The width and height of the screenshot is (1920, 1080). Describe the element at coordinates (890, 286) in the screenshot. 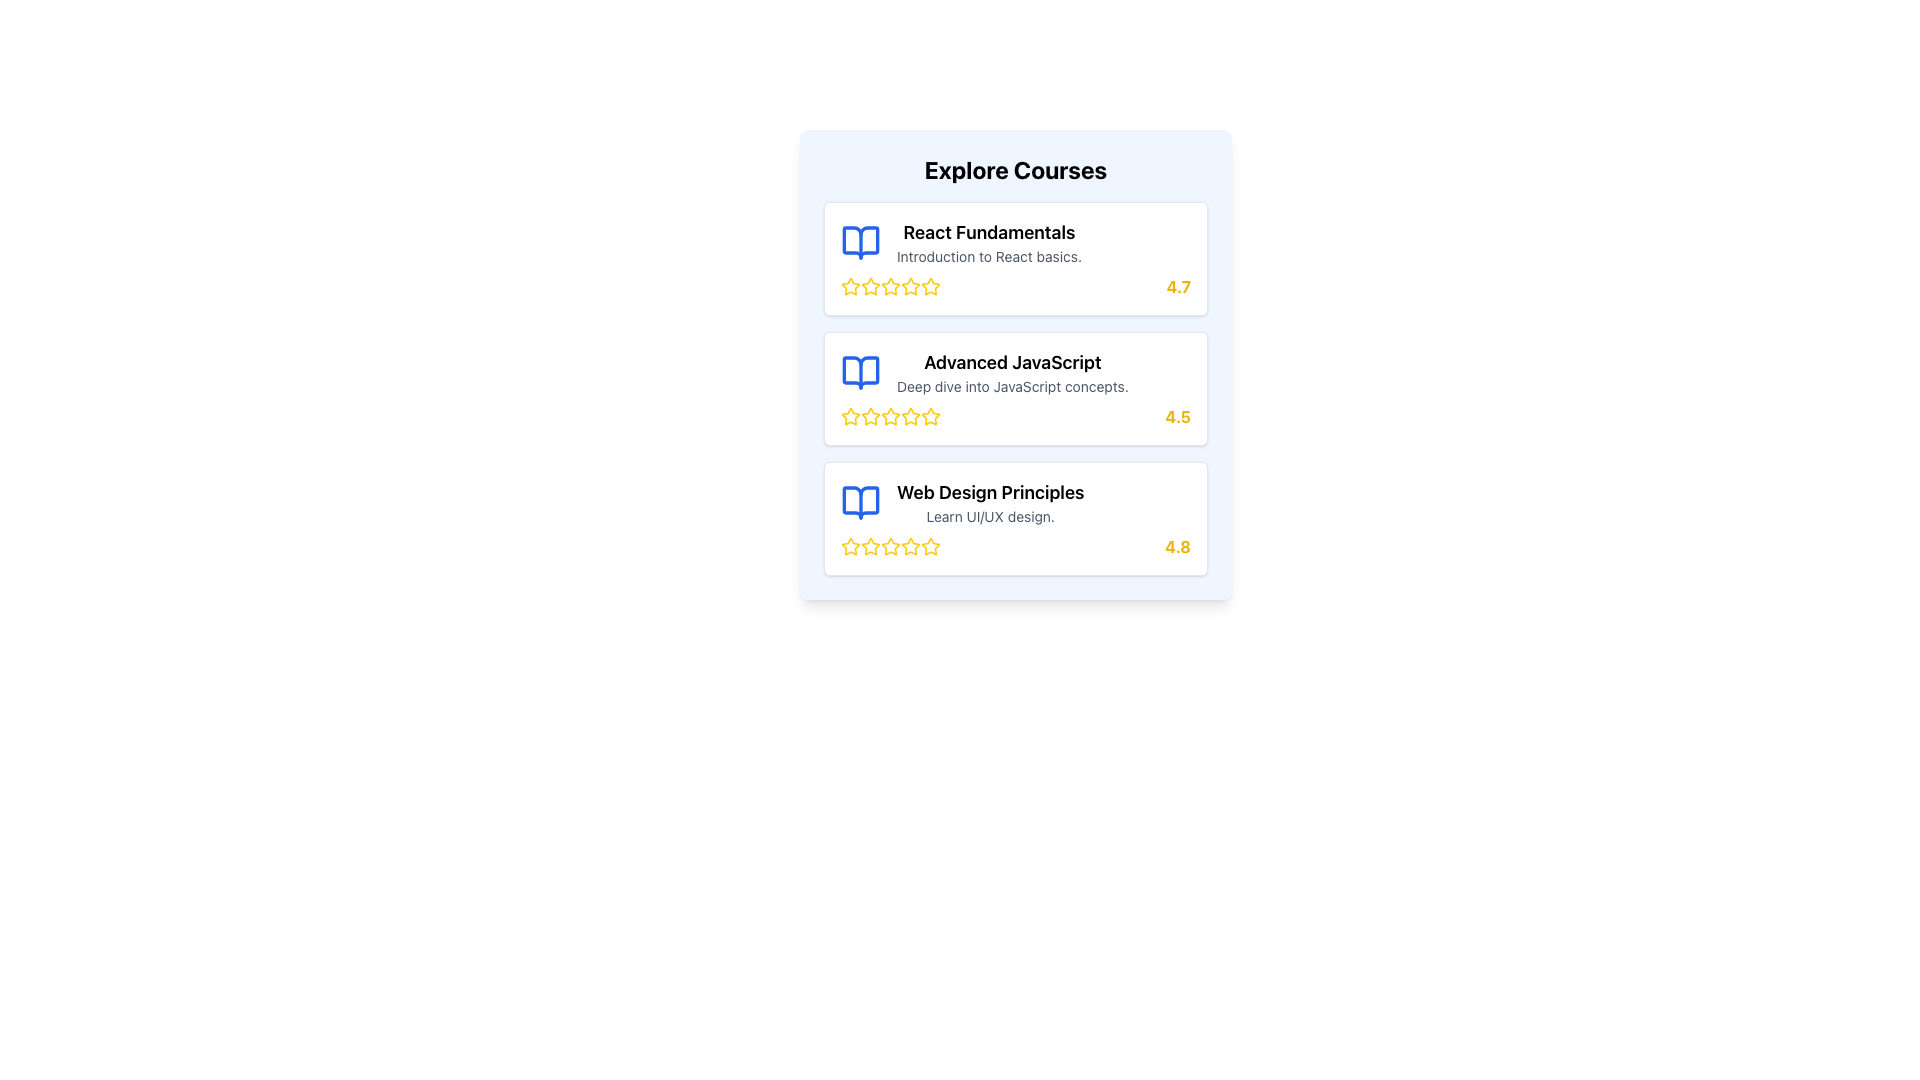

I see `the first star-shaped icon in the rating system for the 'React Fundamentals' course card, which is a hollow outline filled with yellow and has a solid border` at that location.